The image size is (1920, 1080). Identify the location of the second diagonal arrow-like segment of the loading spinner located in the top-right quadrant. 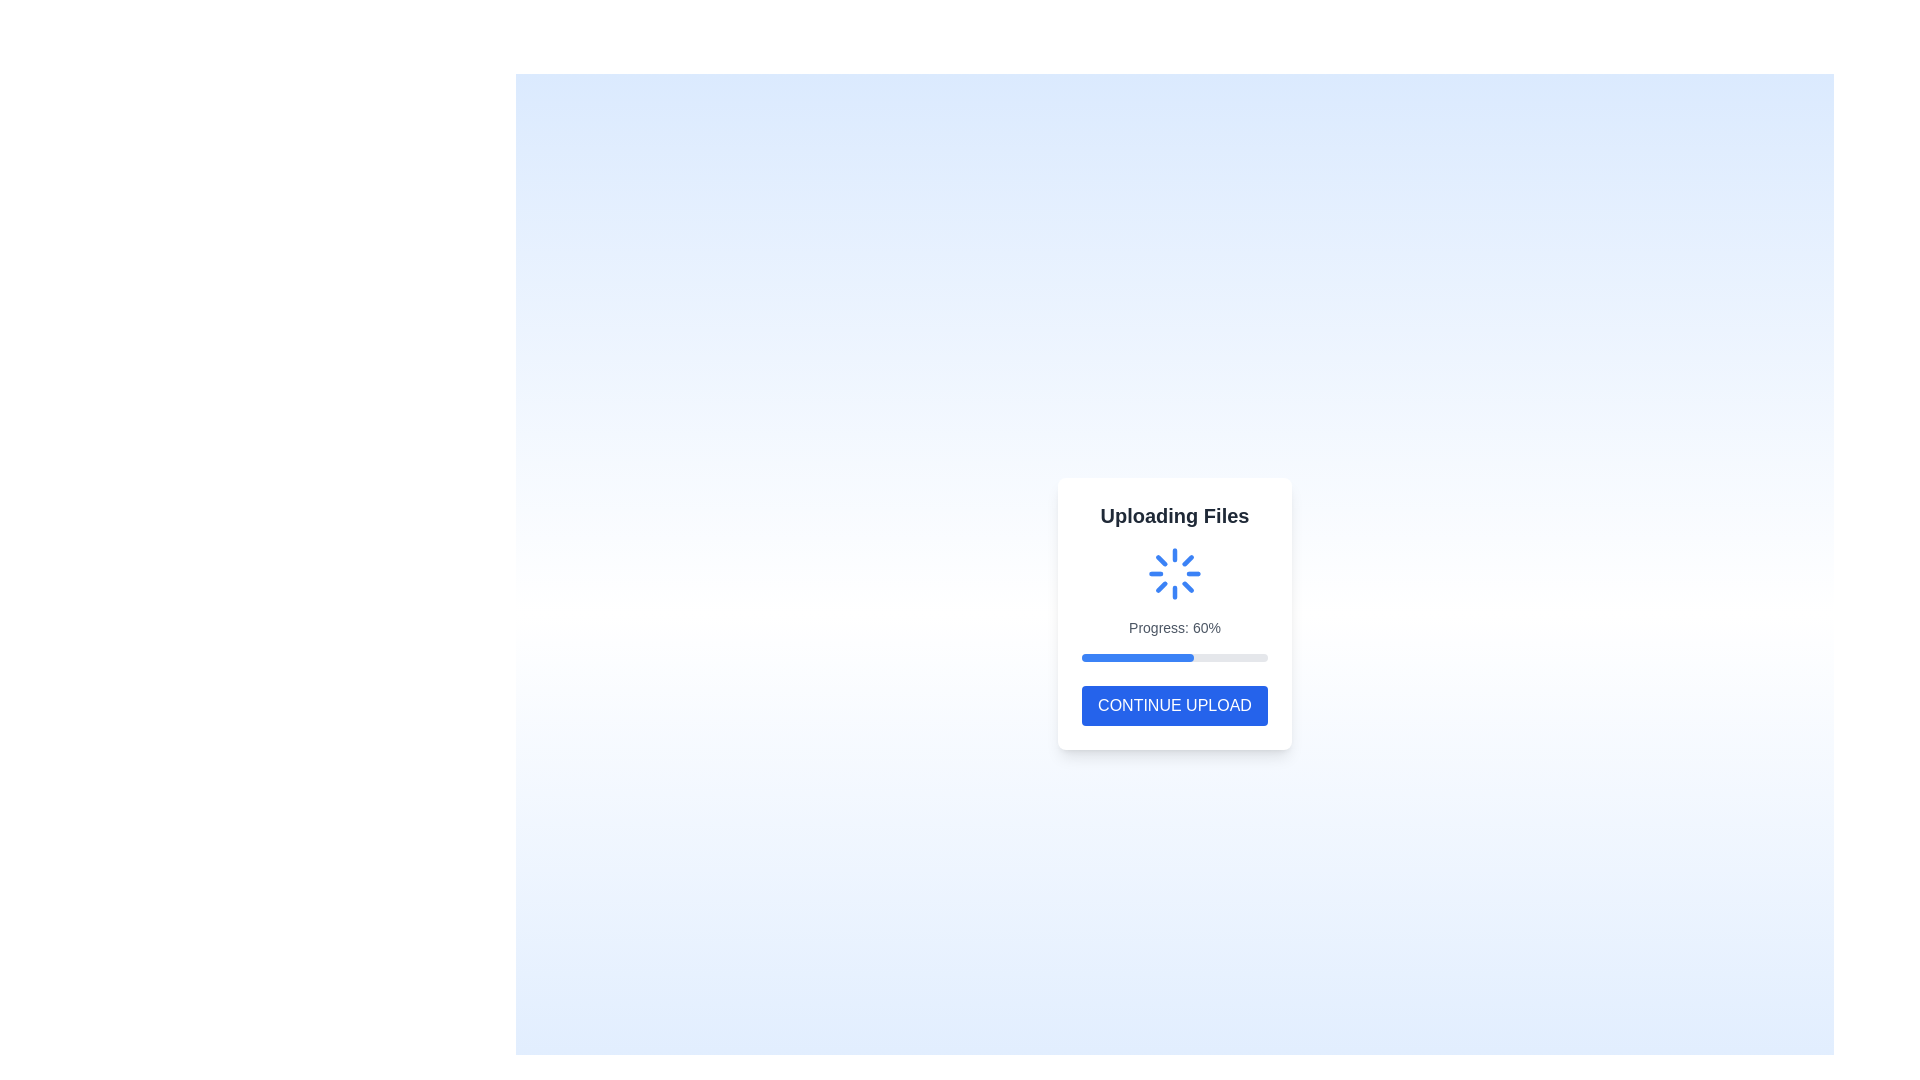
(1166, 589).